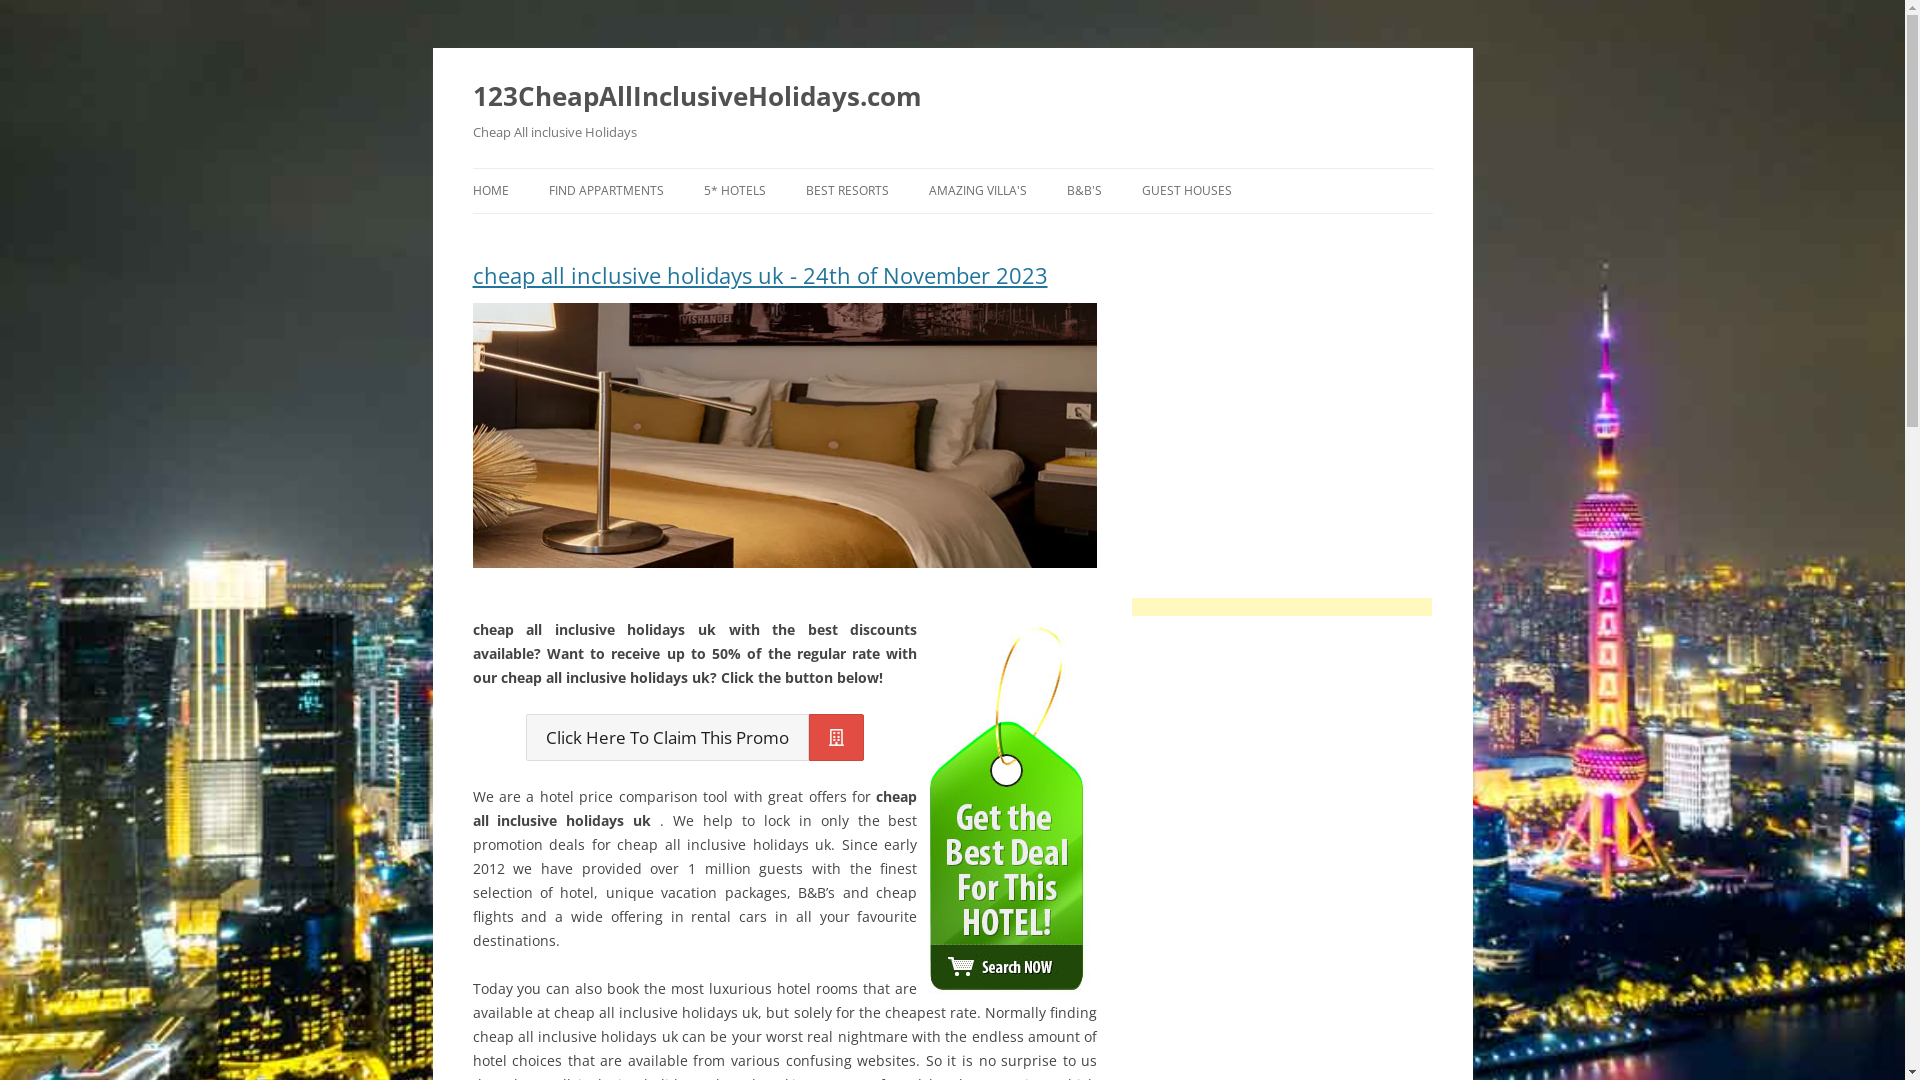 This screenshot has width=1920, height=1080. I want to click on '123CheapAllInclusiveHolidays.com', so click(696, 96).